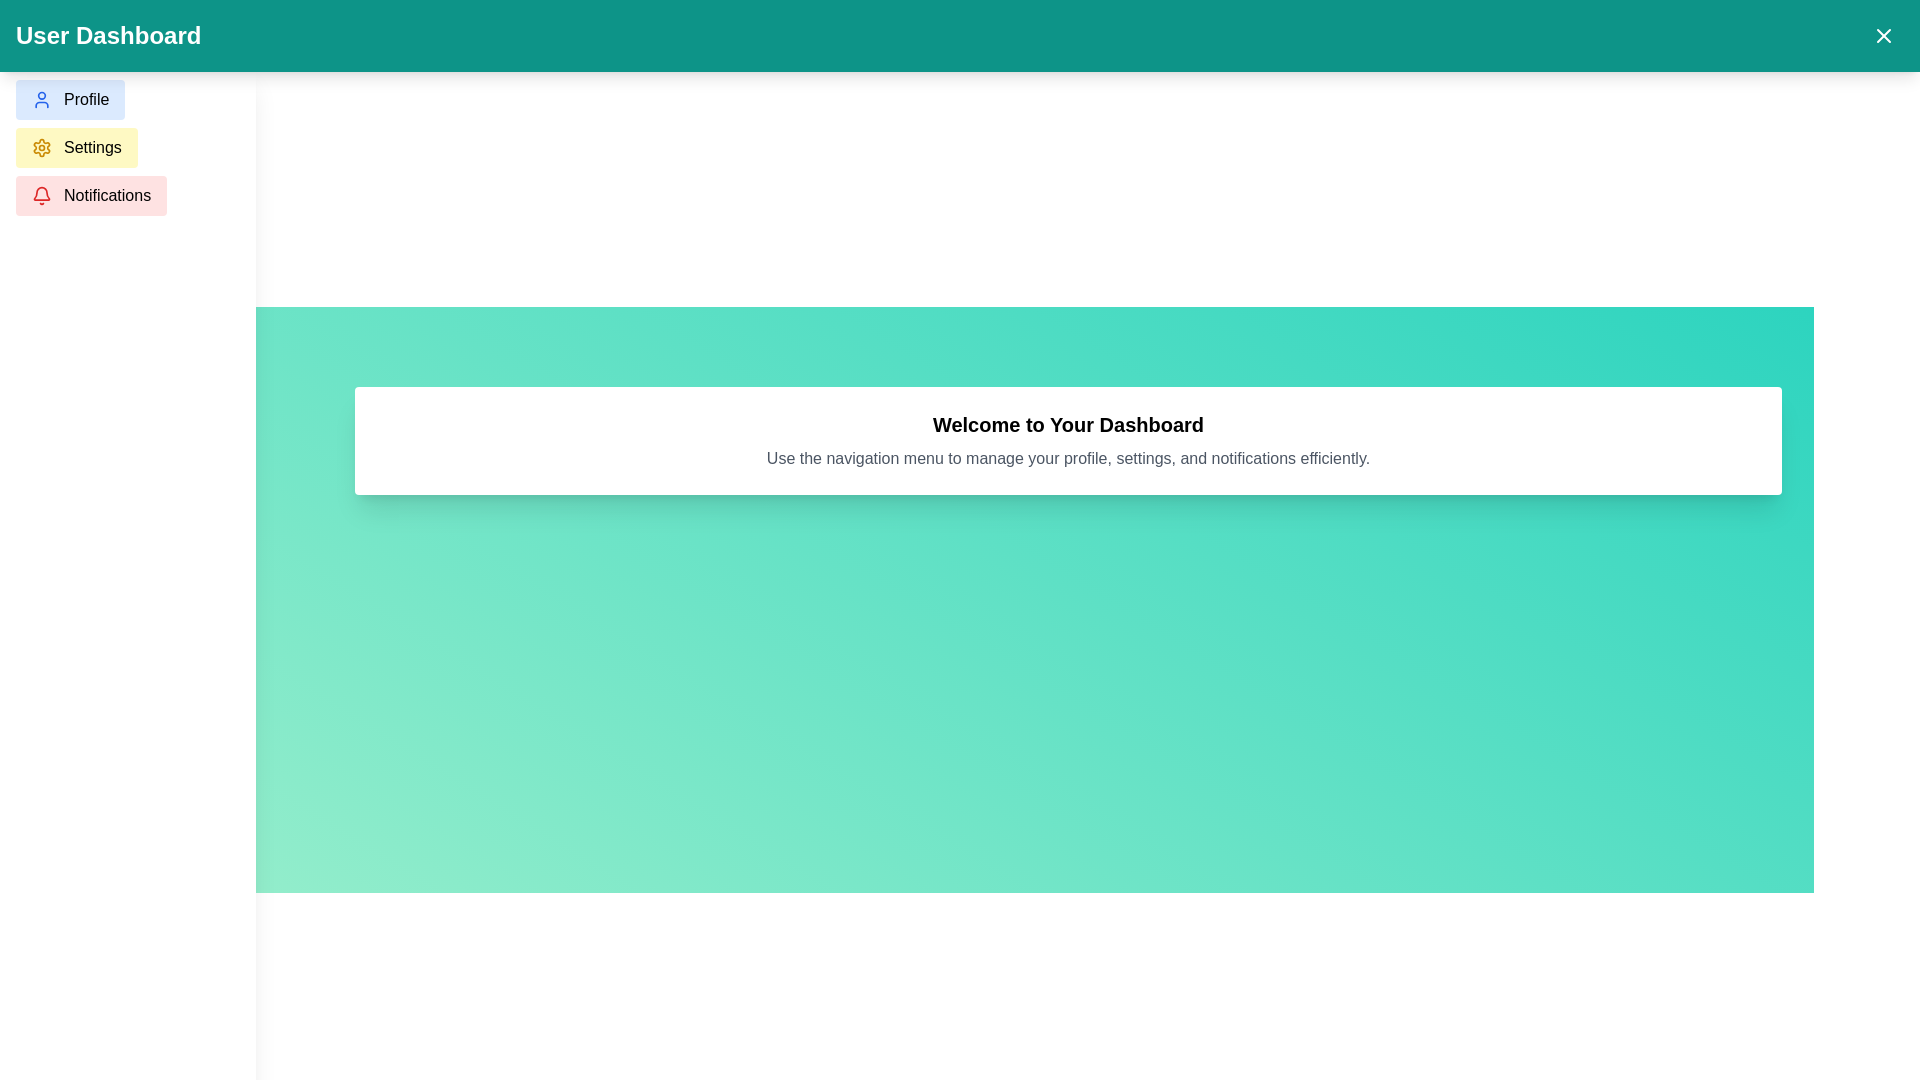 Image resolution: width=1920 pixels, height=1080 pixels. I want to click on the third button in the sidebar navigation panel, so click(90, 196).